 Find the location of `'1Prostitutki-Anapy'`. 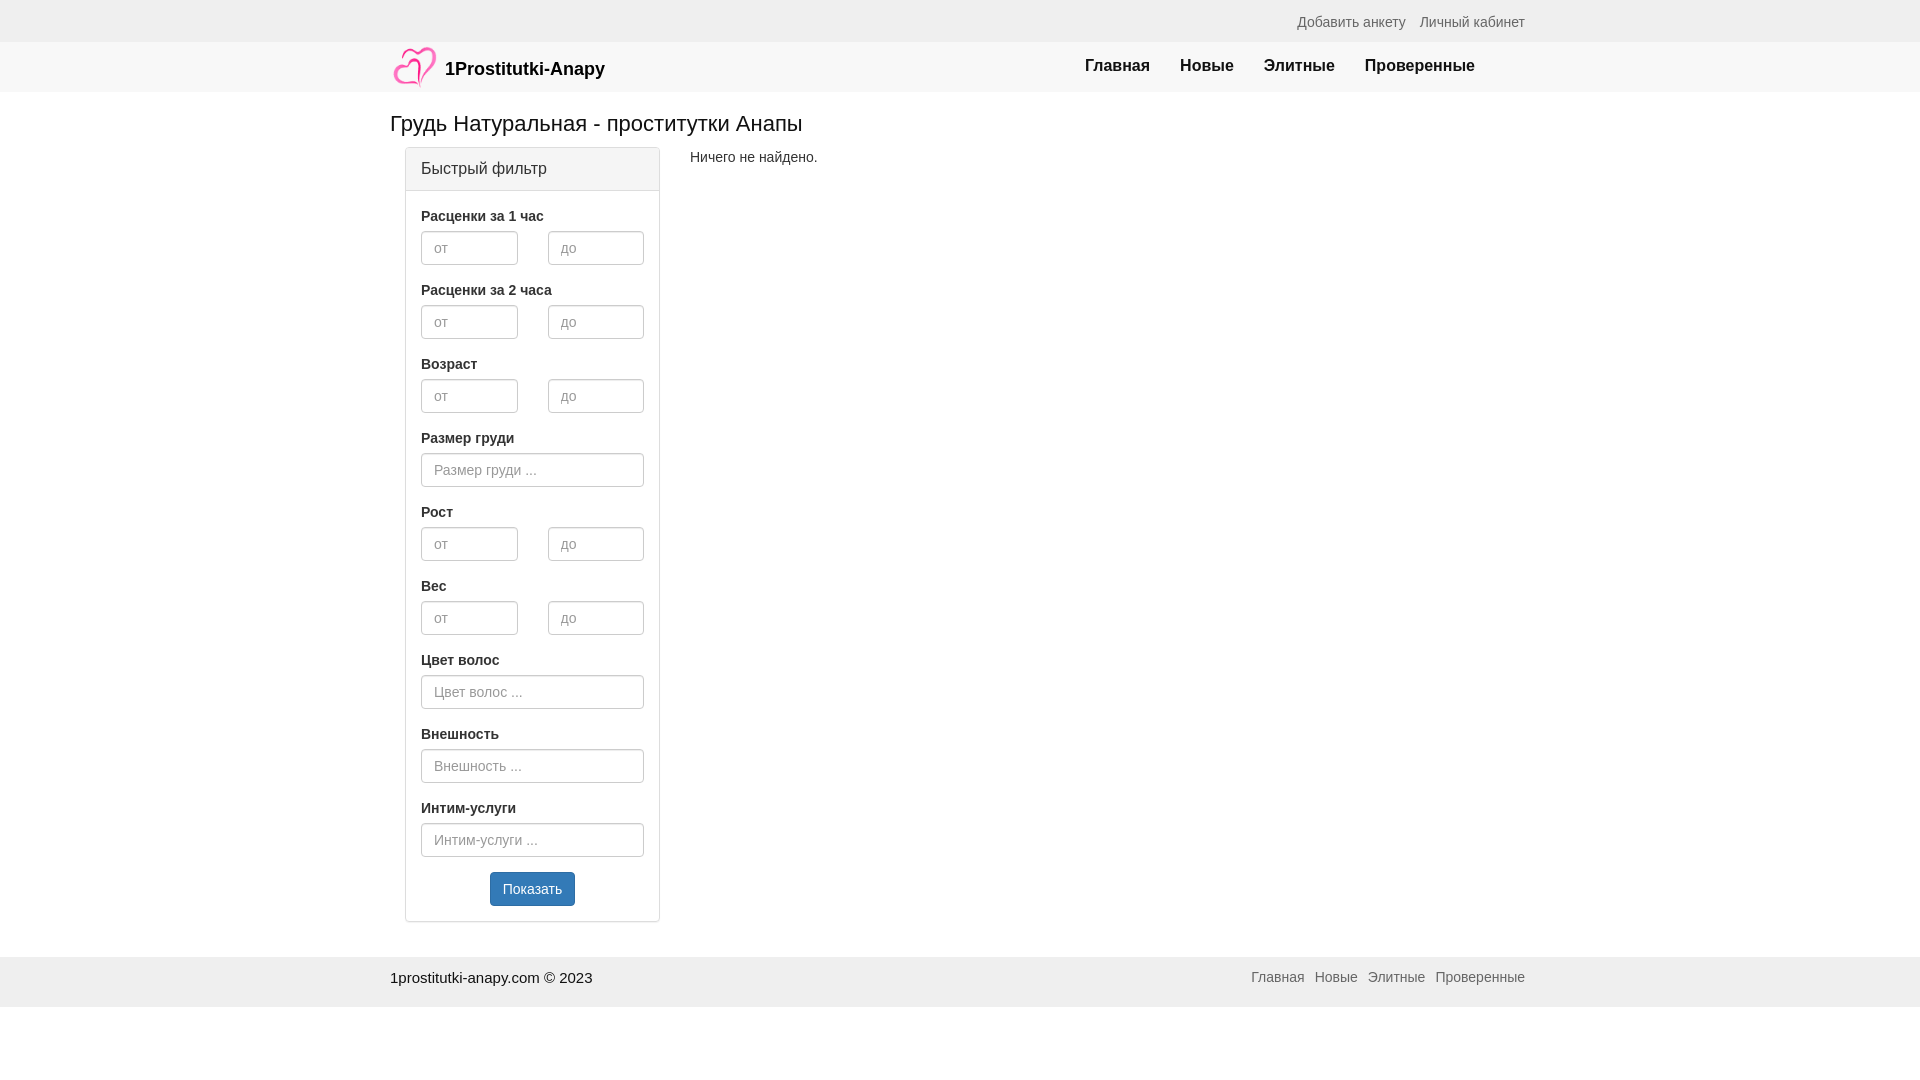

'1Prostitutki-Anapy' is located at coordinates (497, 56).